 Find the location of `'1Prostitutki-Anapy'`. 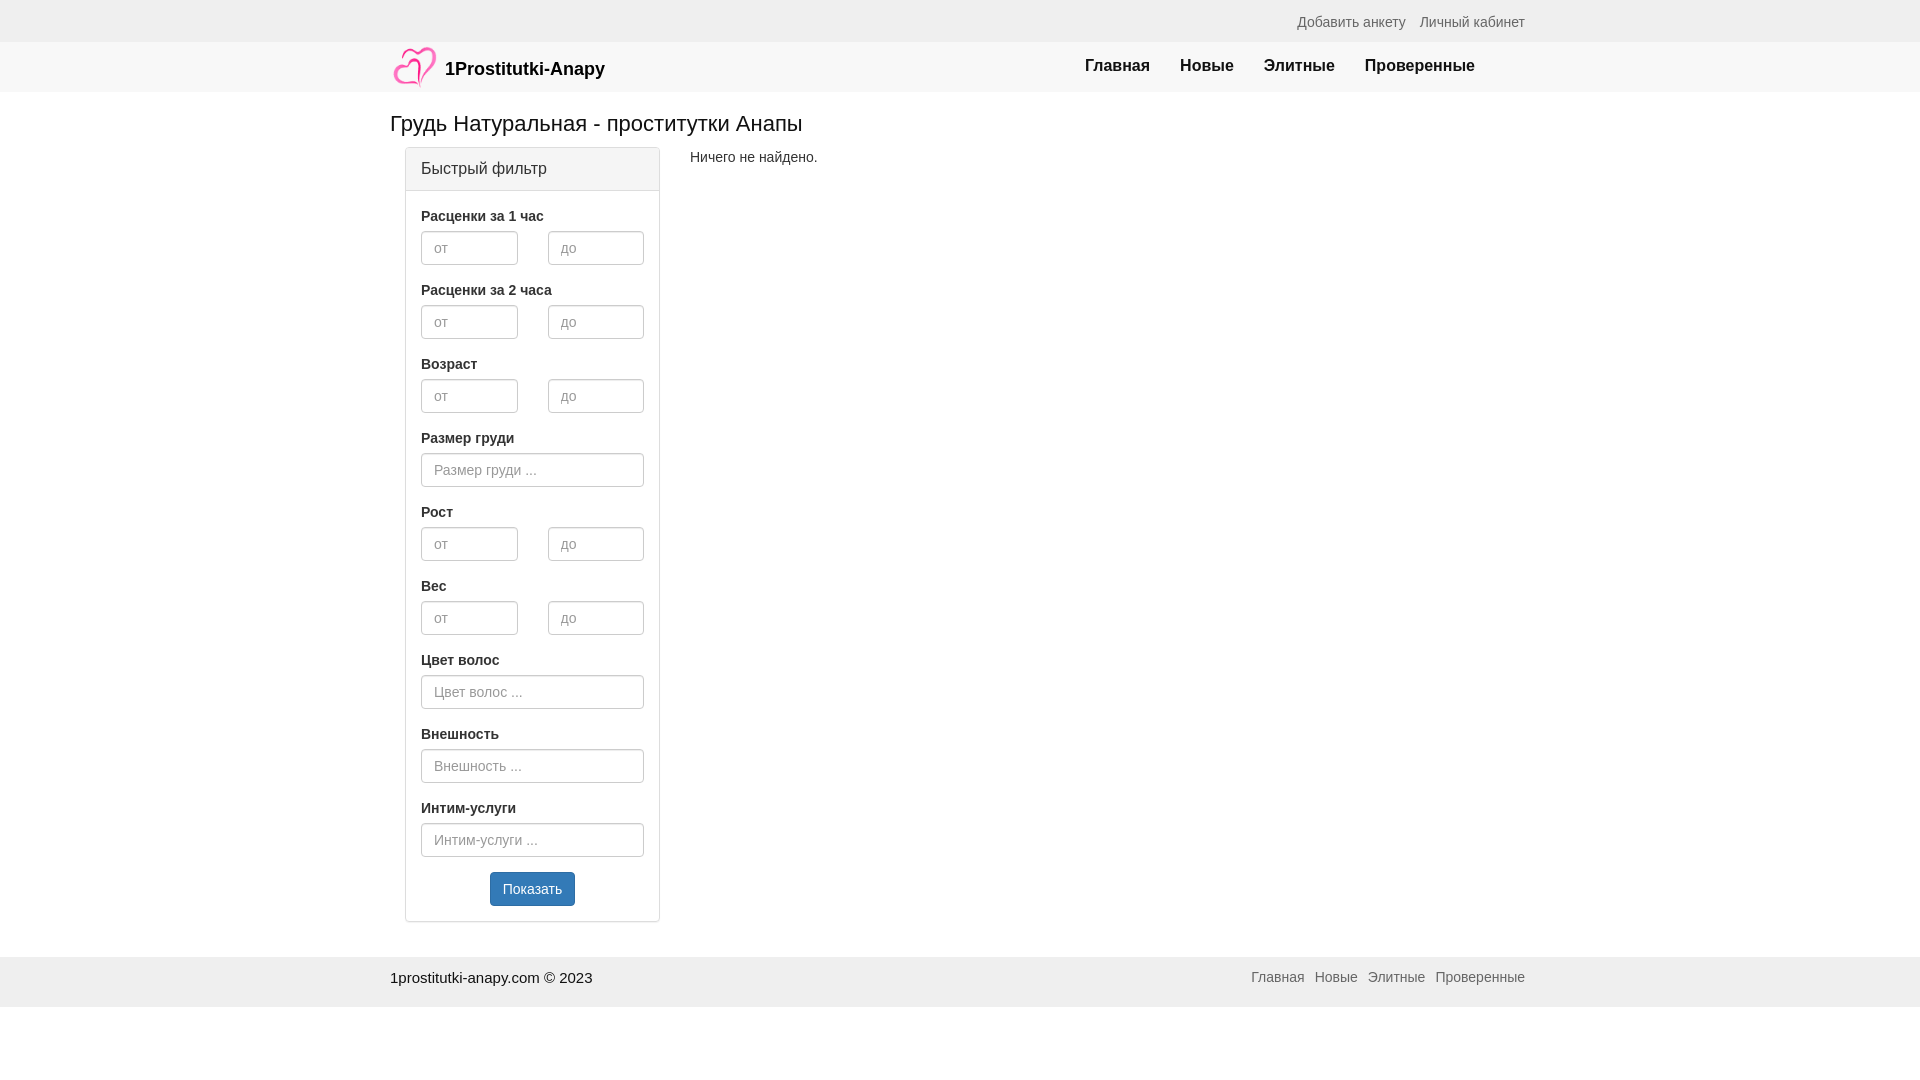

'1Prostitutki-Anapy' is located at coordinates (497, 56).